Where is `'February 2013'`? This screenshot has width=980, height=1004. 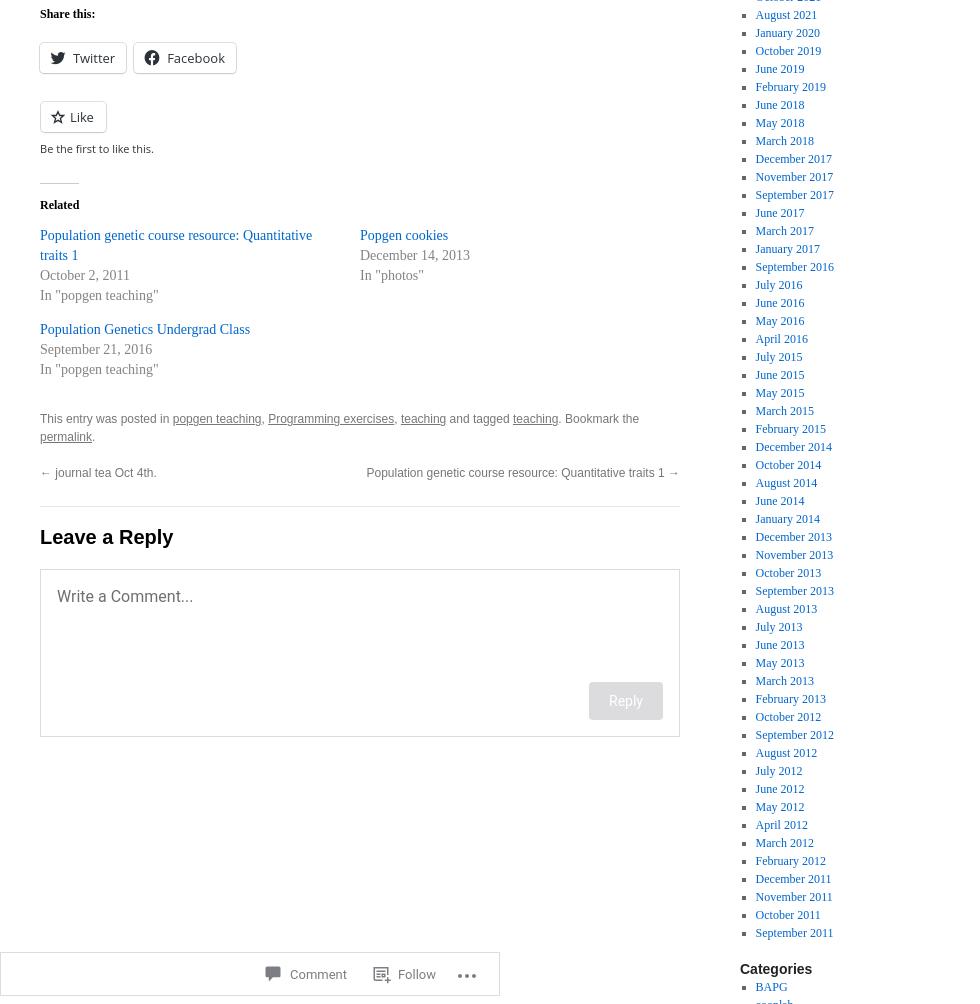
'February 2013' is located at coordinates (754, 697).